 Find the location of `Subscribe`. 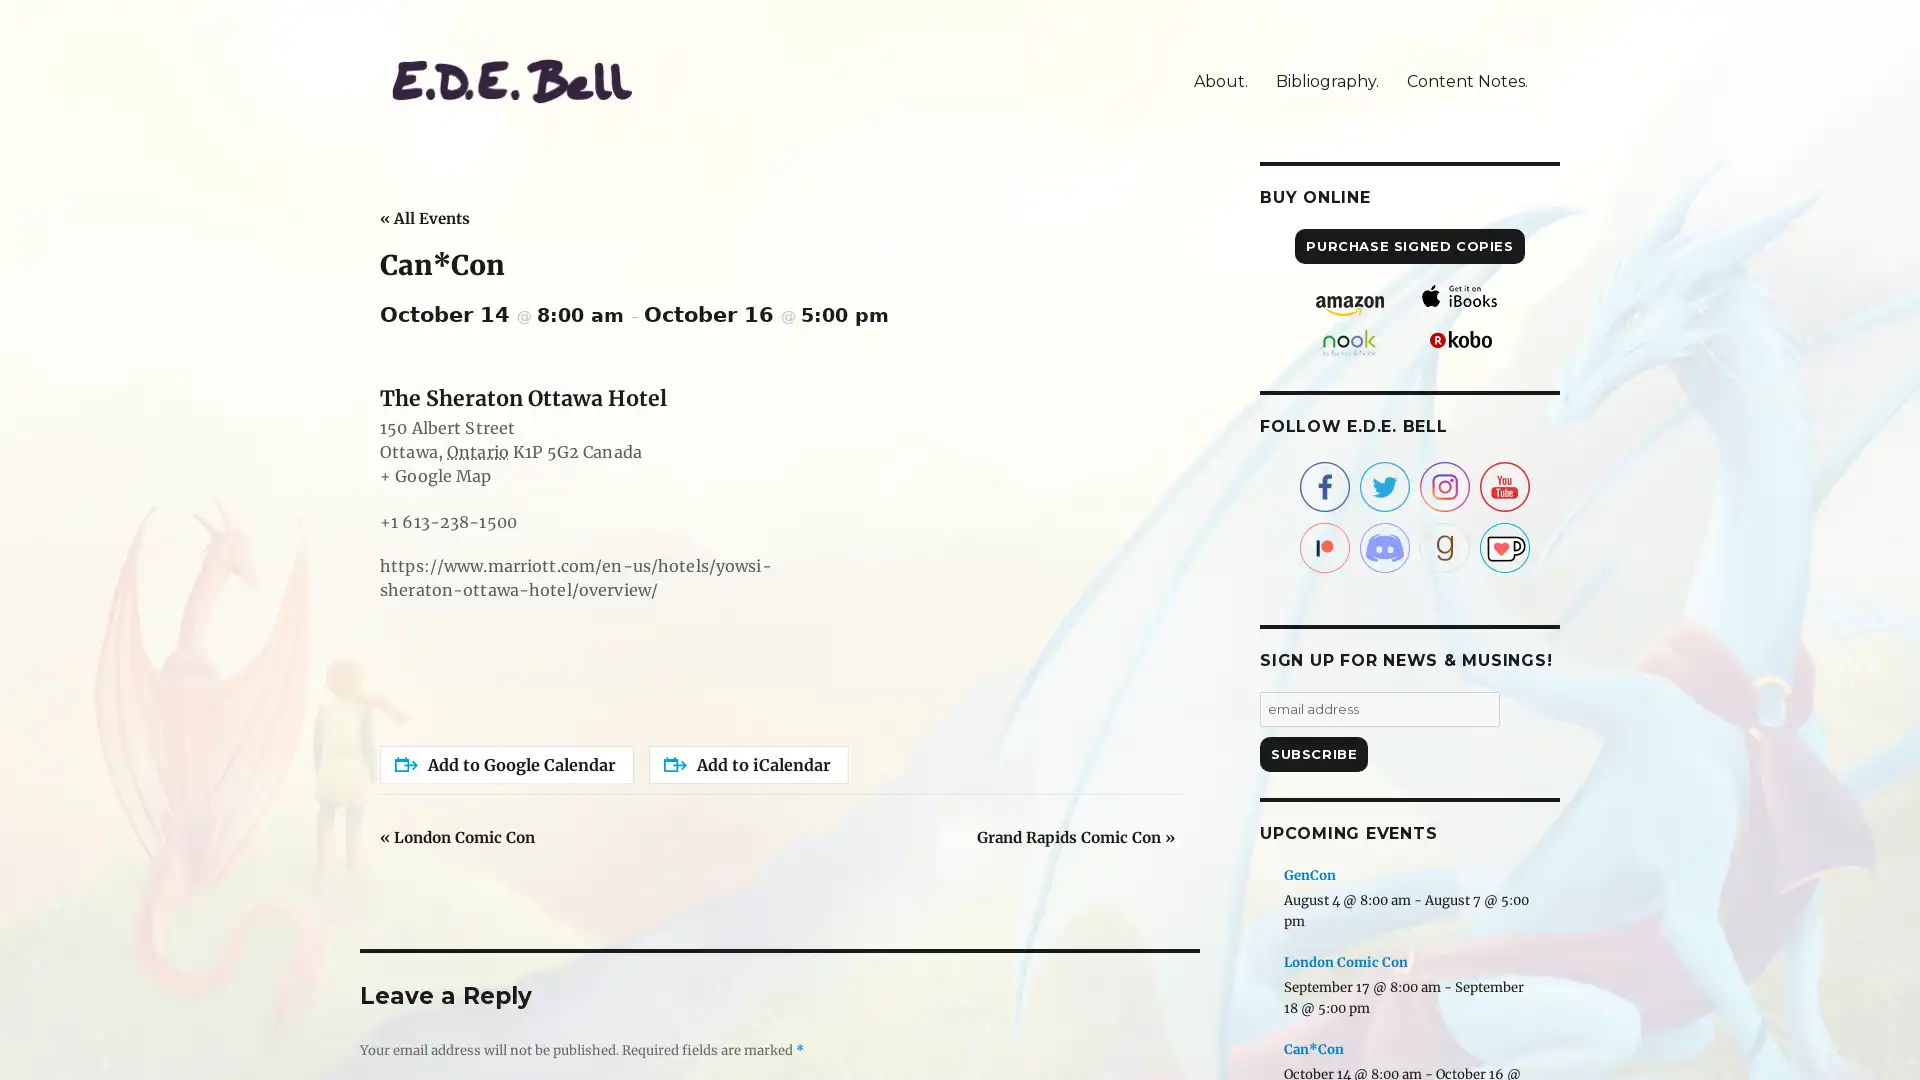

Subscribe is located at coordinates (1314, 754).